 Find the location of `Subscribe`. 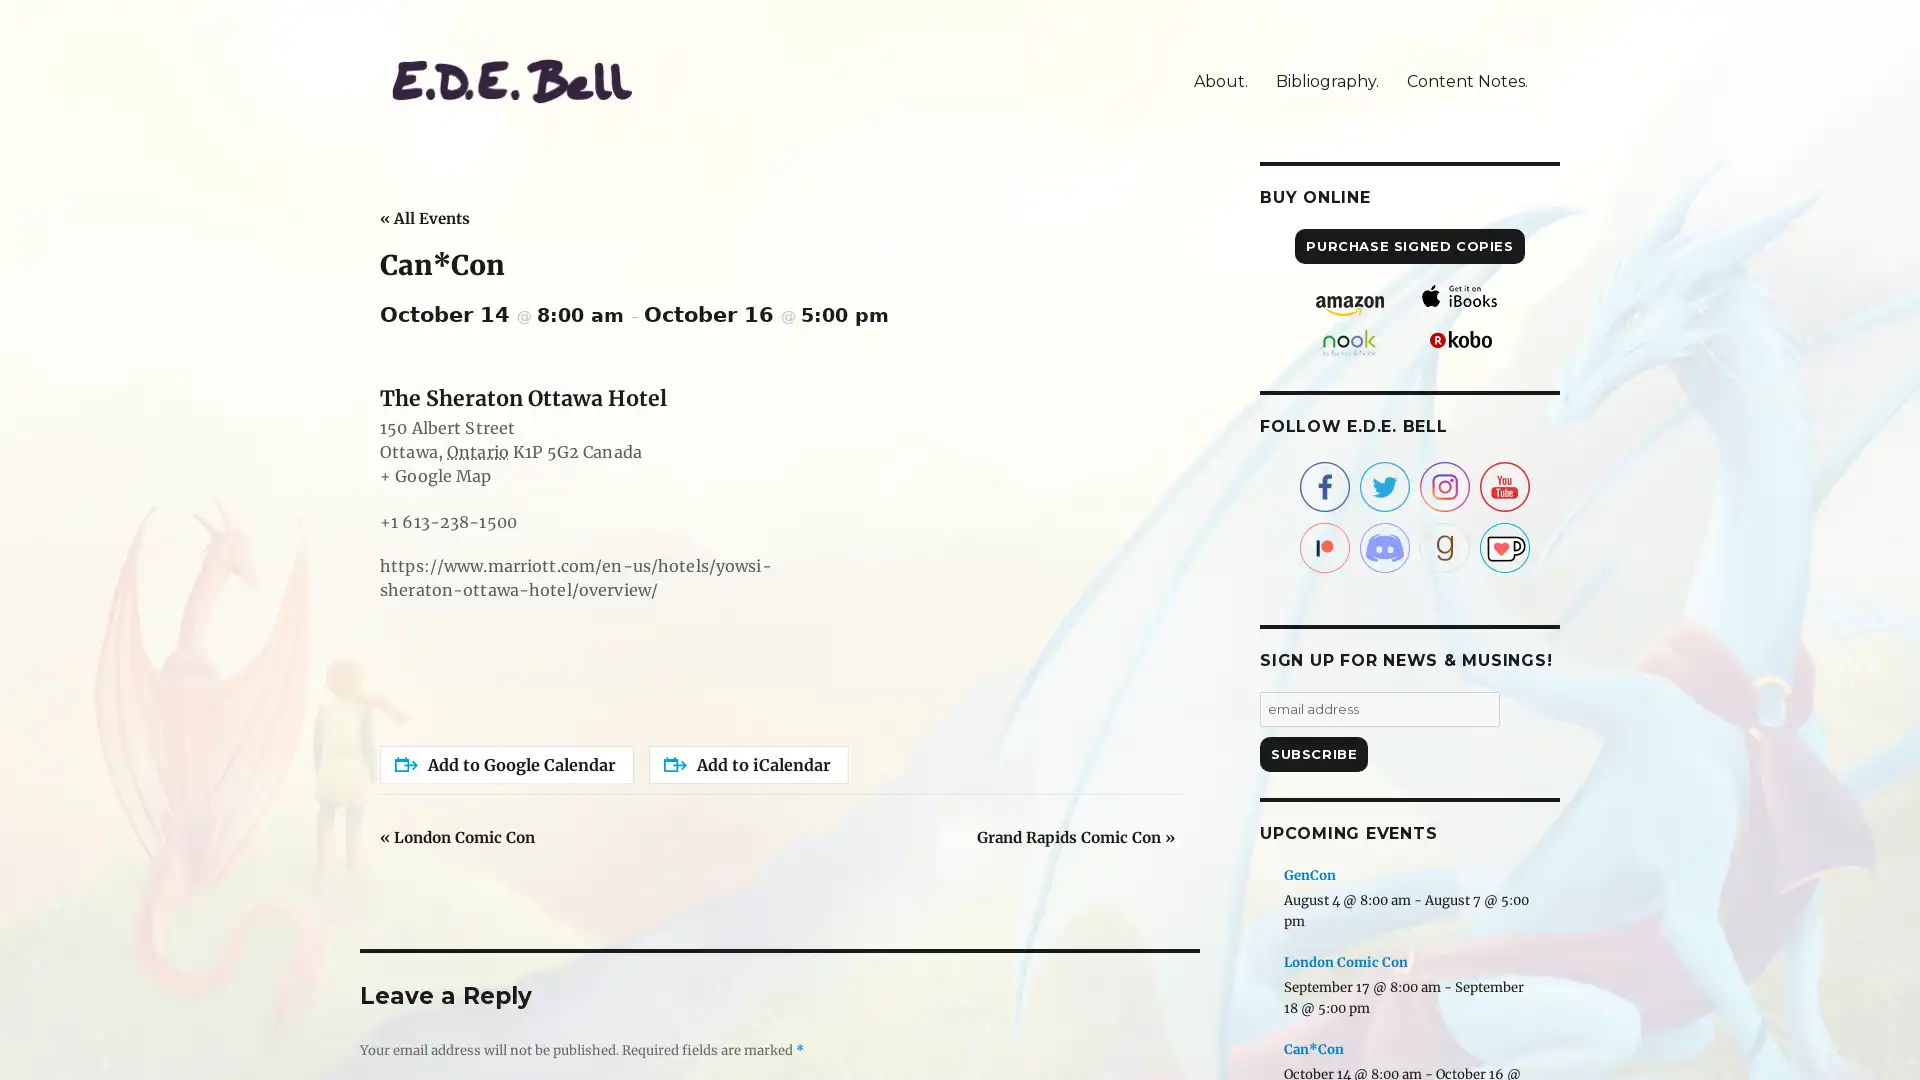

Subscribe is located at coordinates (1314, 754).